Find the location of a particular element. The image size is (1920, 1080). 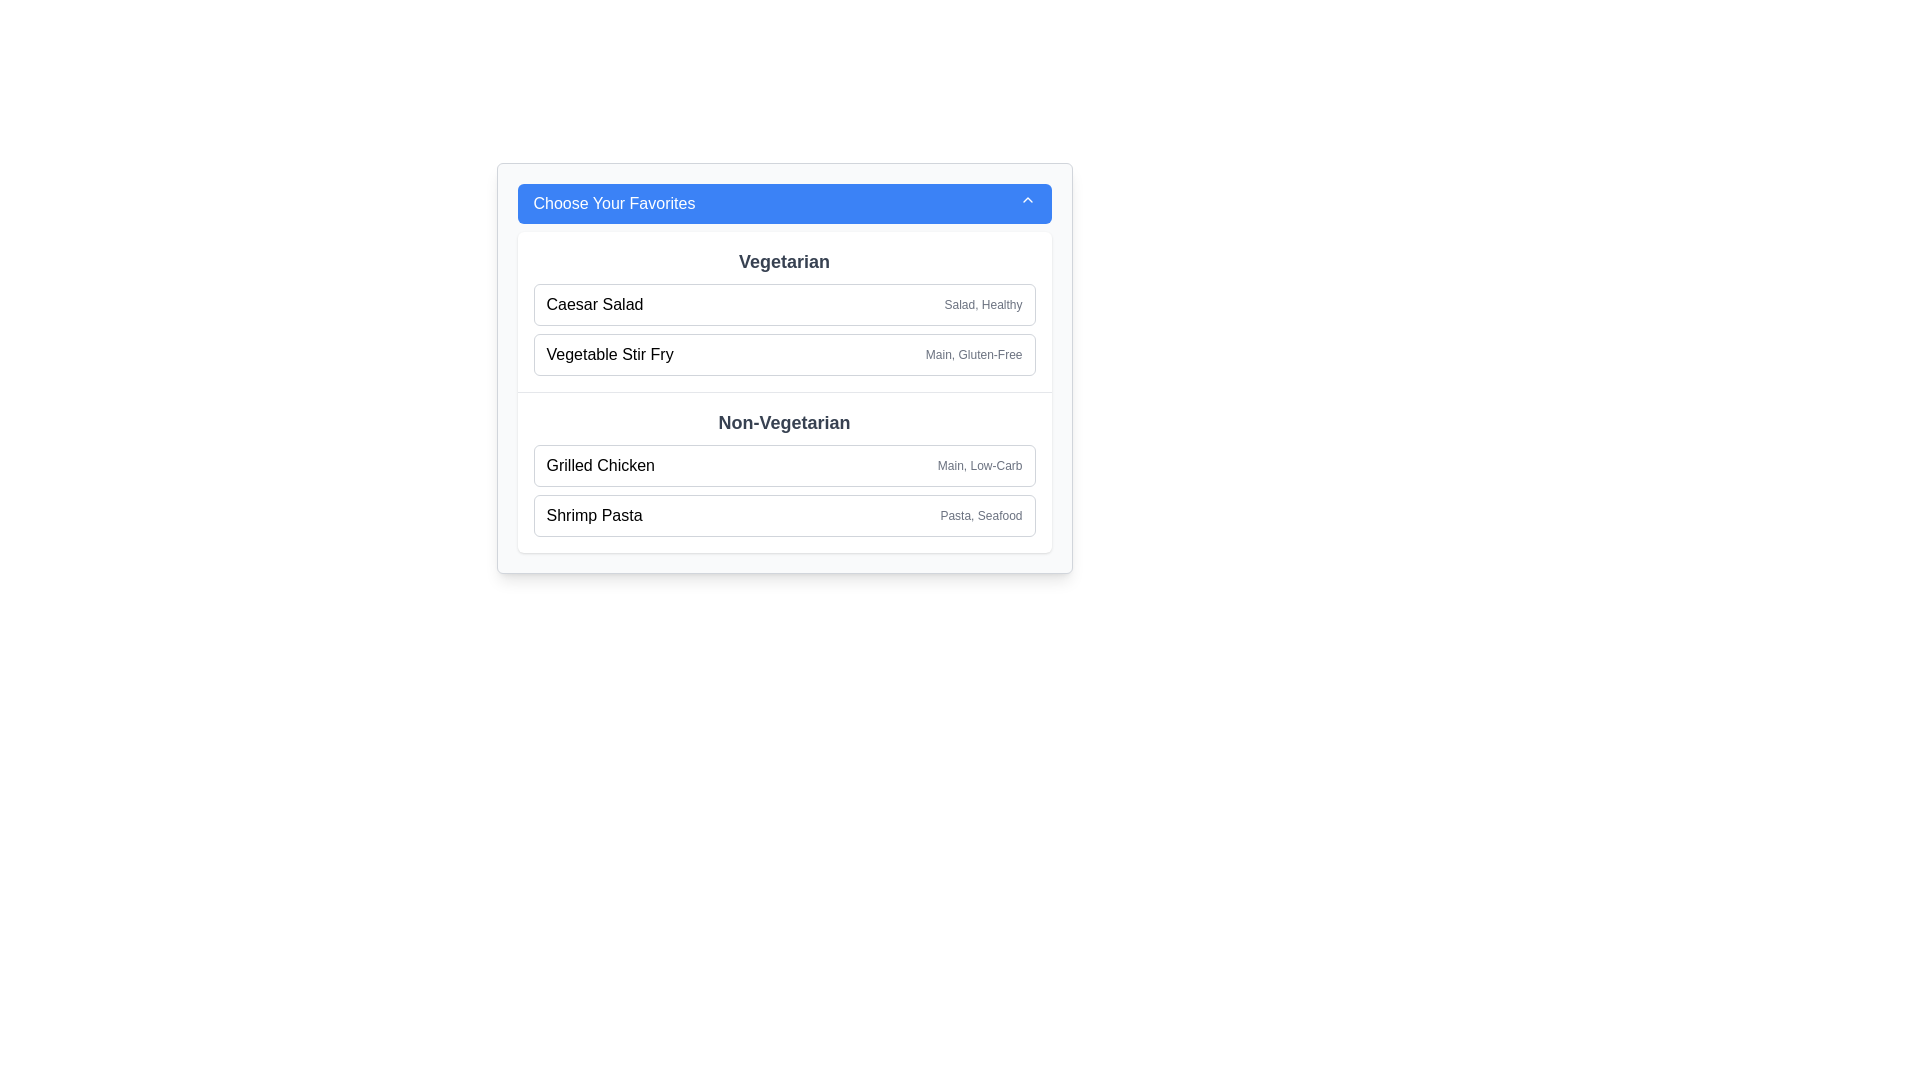

the informational text label displaying 'Pasta, Seafood' is located at coordinates (981, 515).